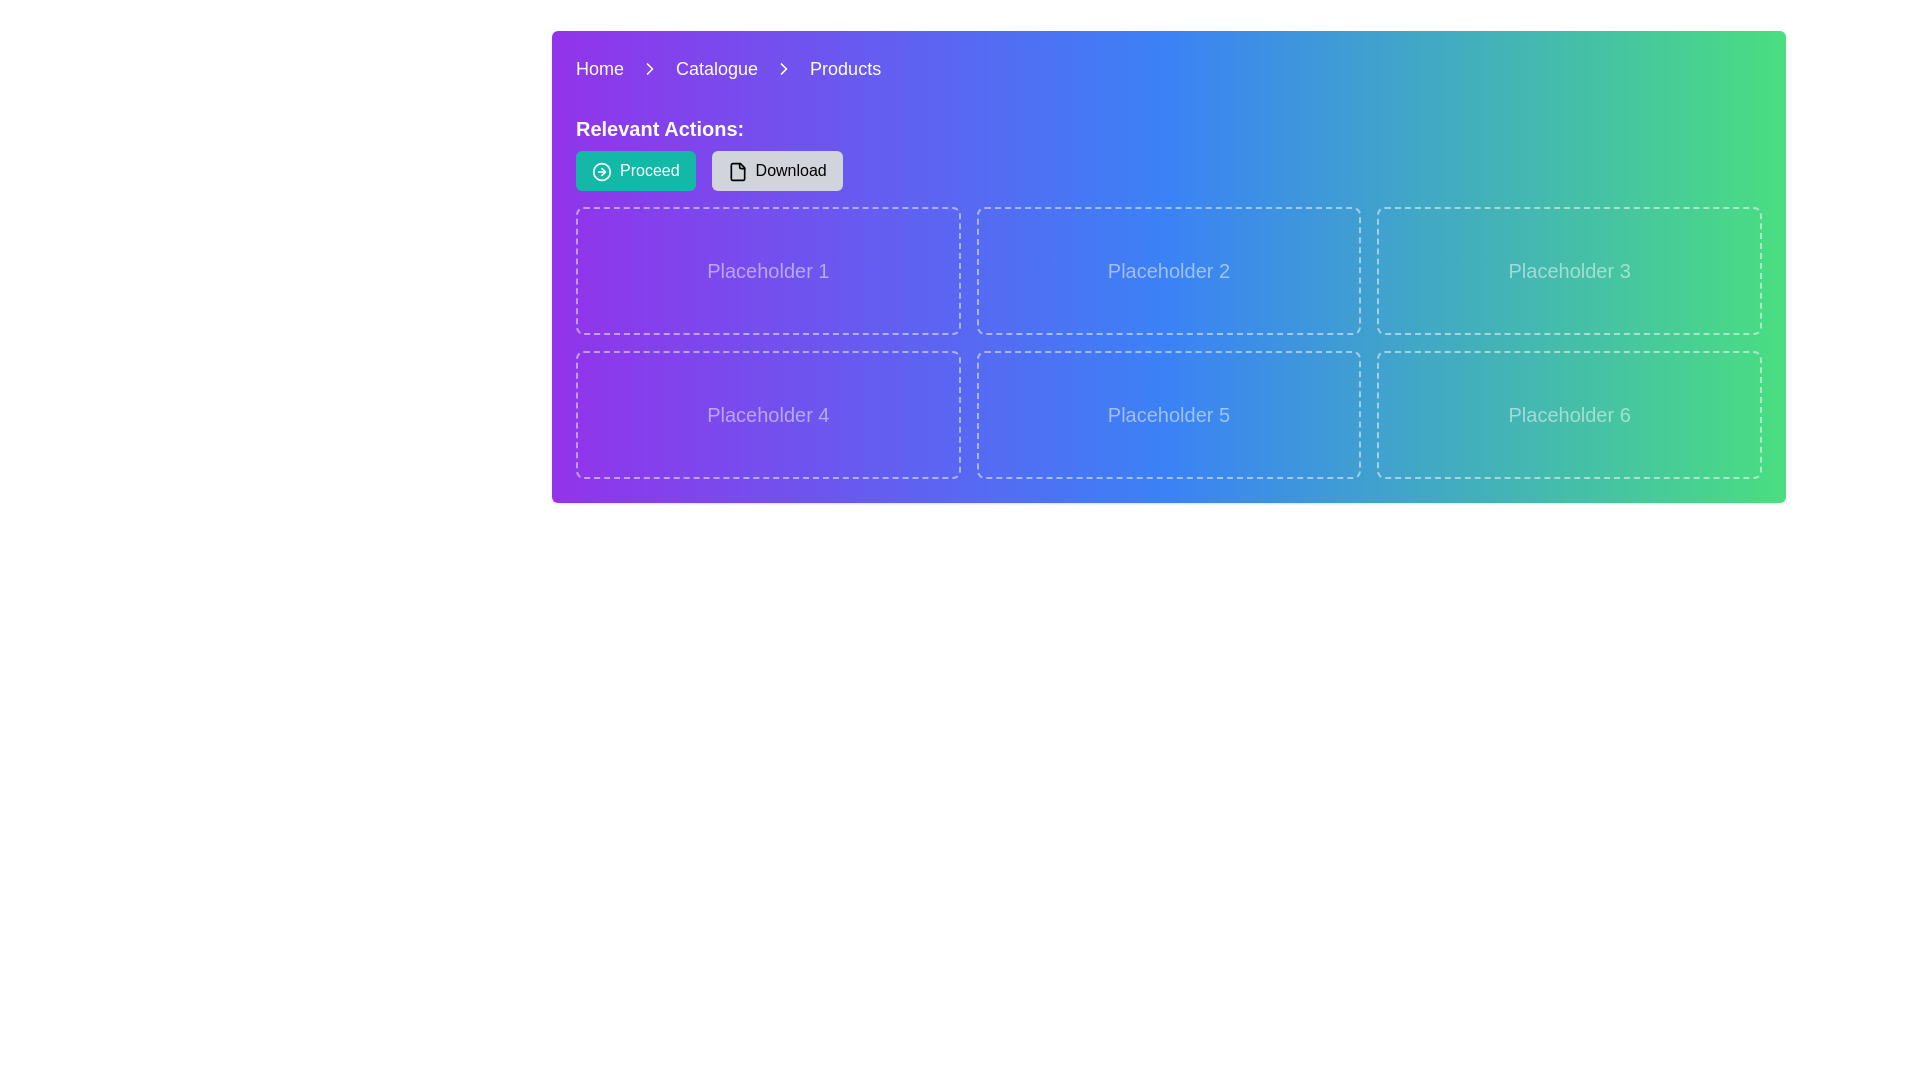  What do you see at coordinates (709, 169) in the screenshot?
I see `the 'Proceed' button in the Action Button Group, which is prominently styled green with white text and icon, located directly beneath the 'Relevant Actions:' header` at bounding box center [709, 169].